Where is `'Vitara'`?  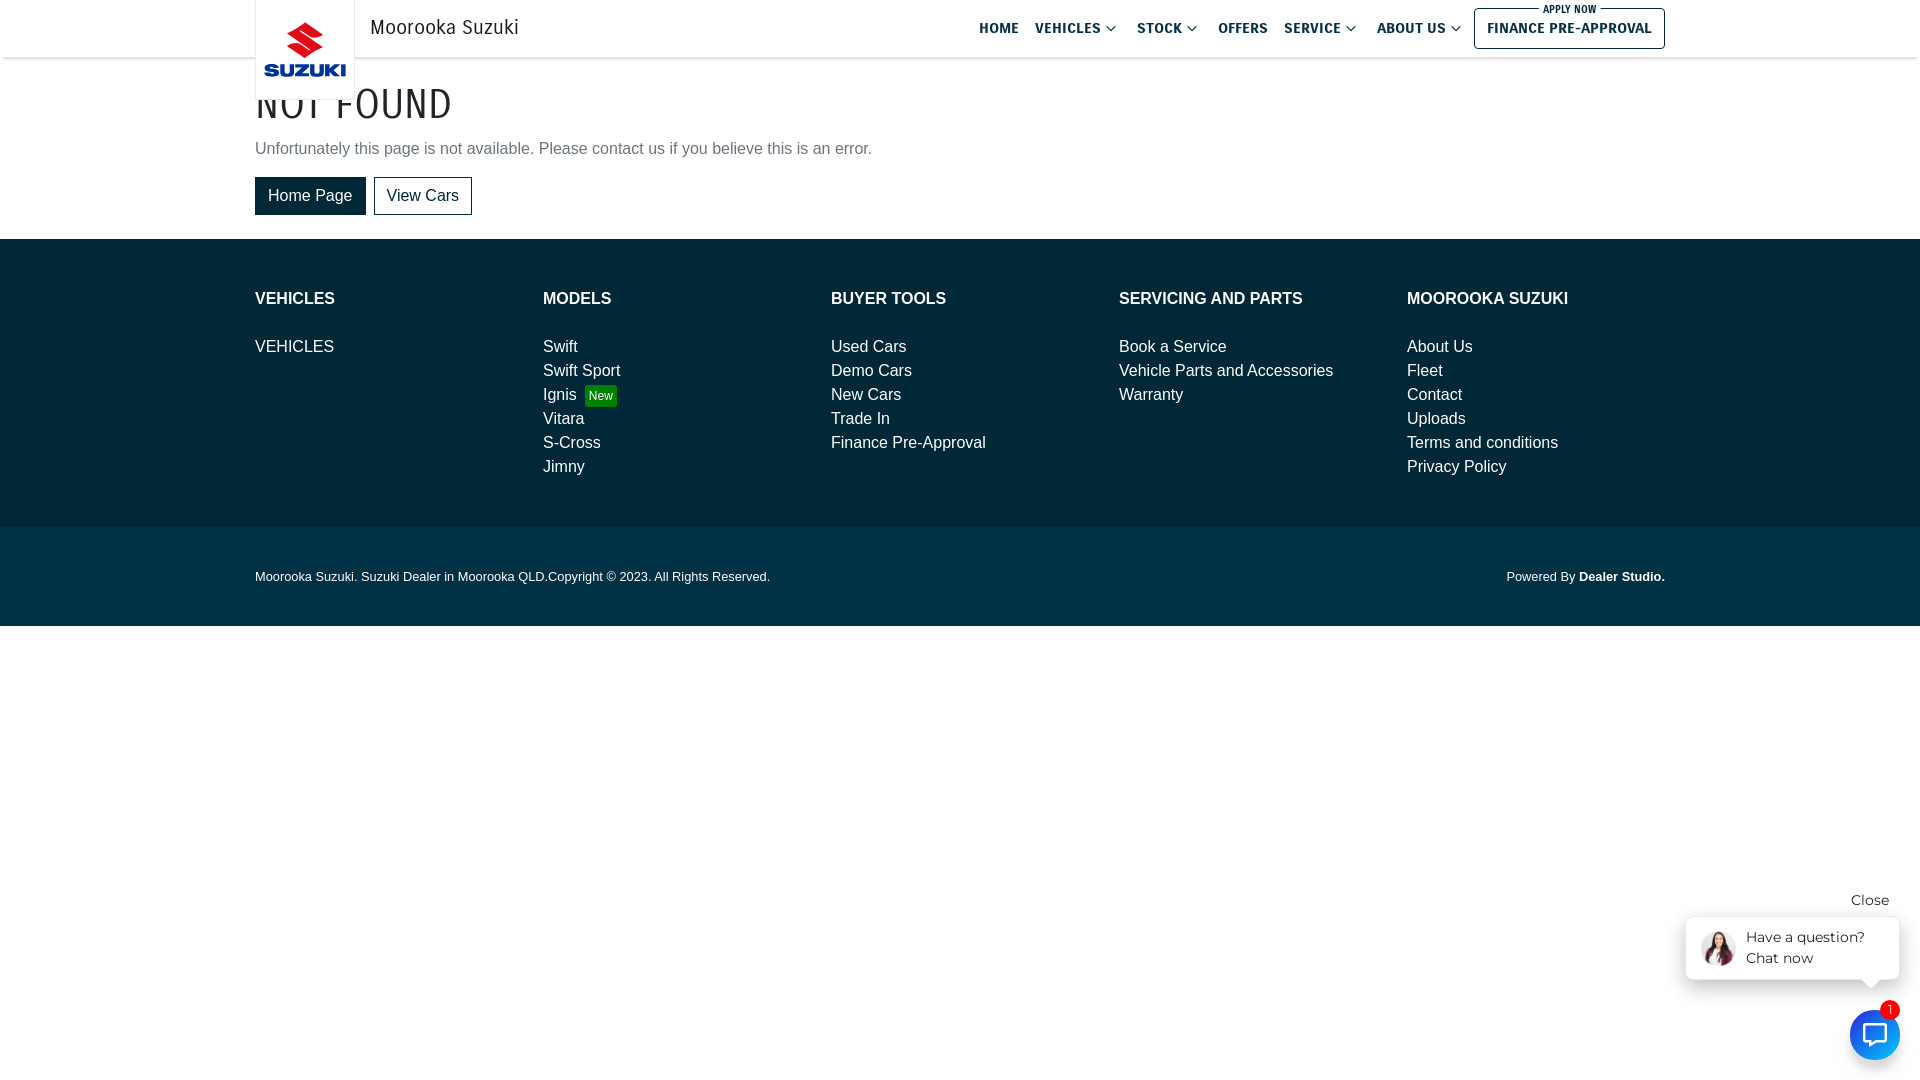
'Vitara' is located at coordinates (563, 417).